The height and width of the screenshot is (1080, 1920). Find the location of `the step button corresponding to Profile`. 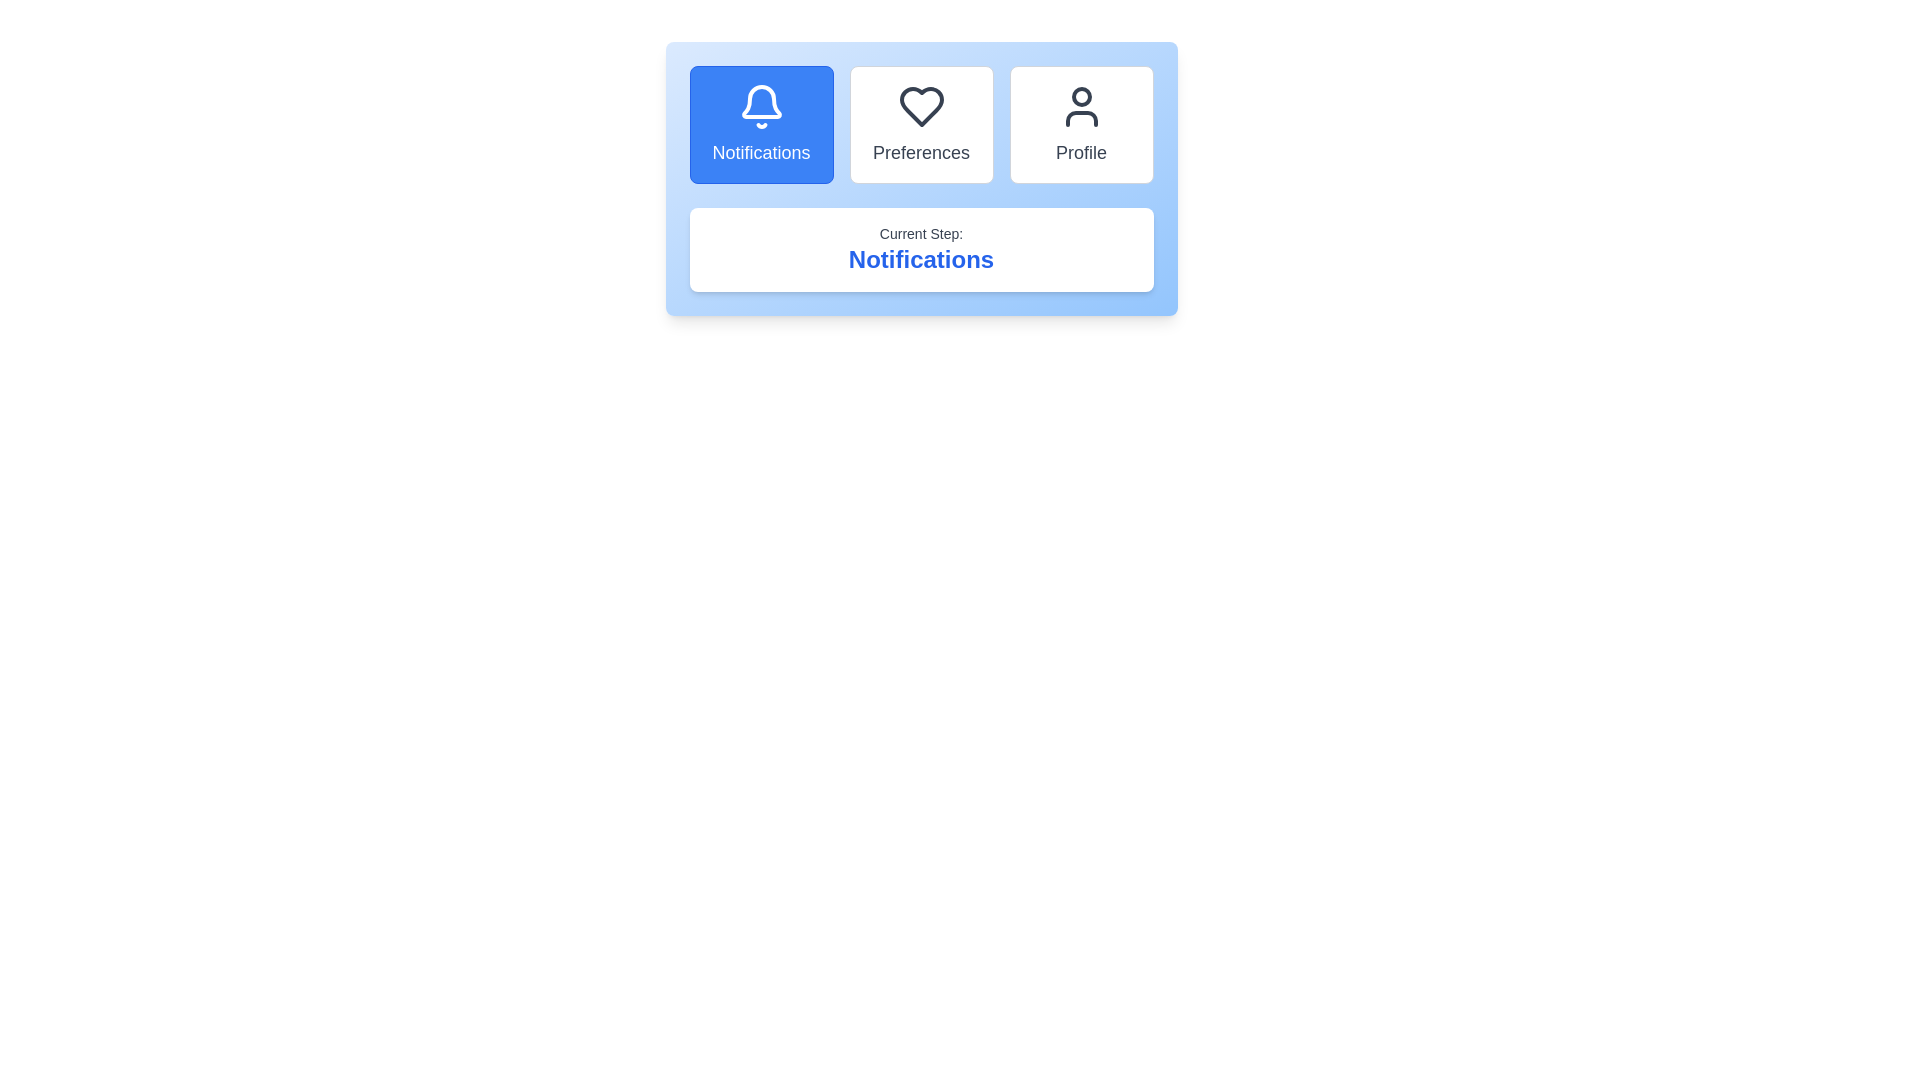

the step button corresponding to Profile is located at coordinates (1080, 124).